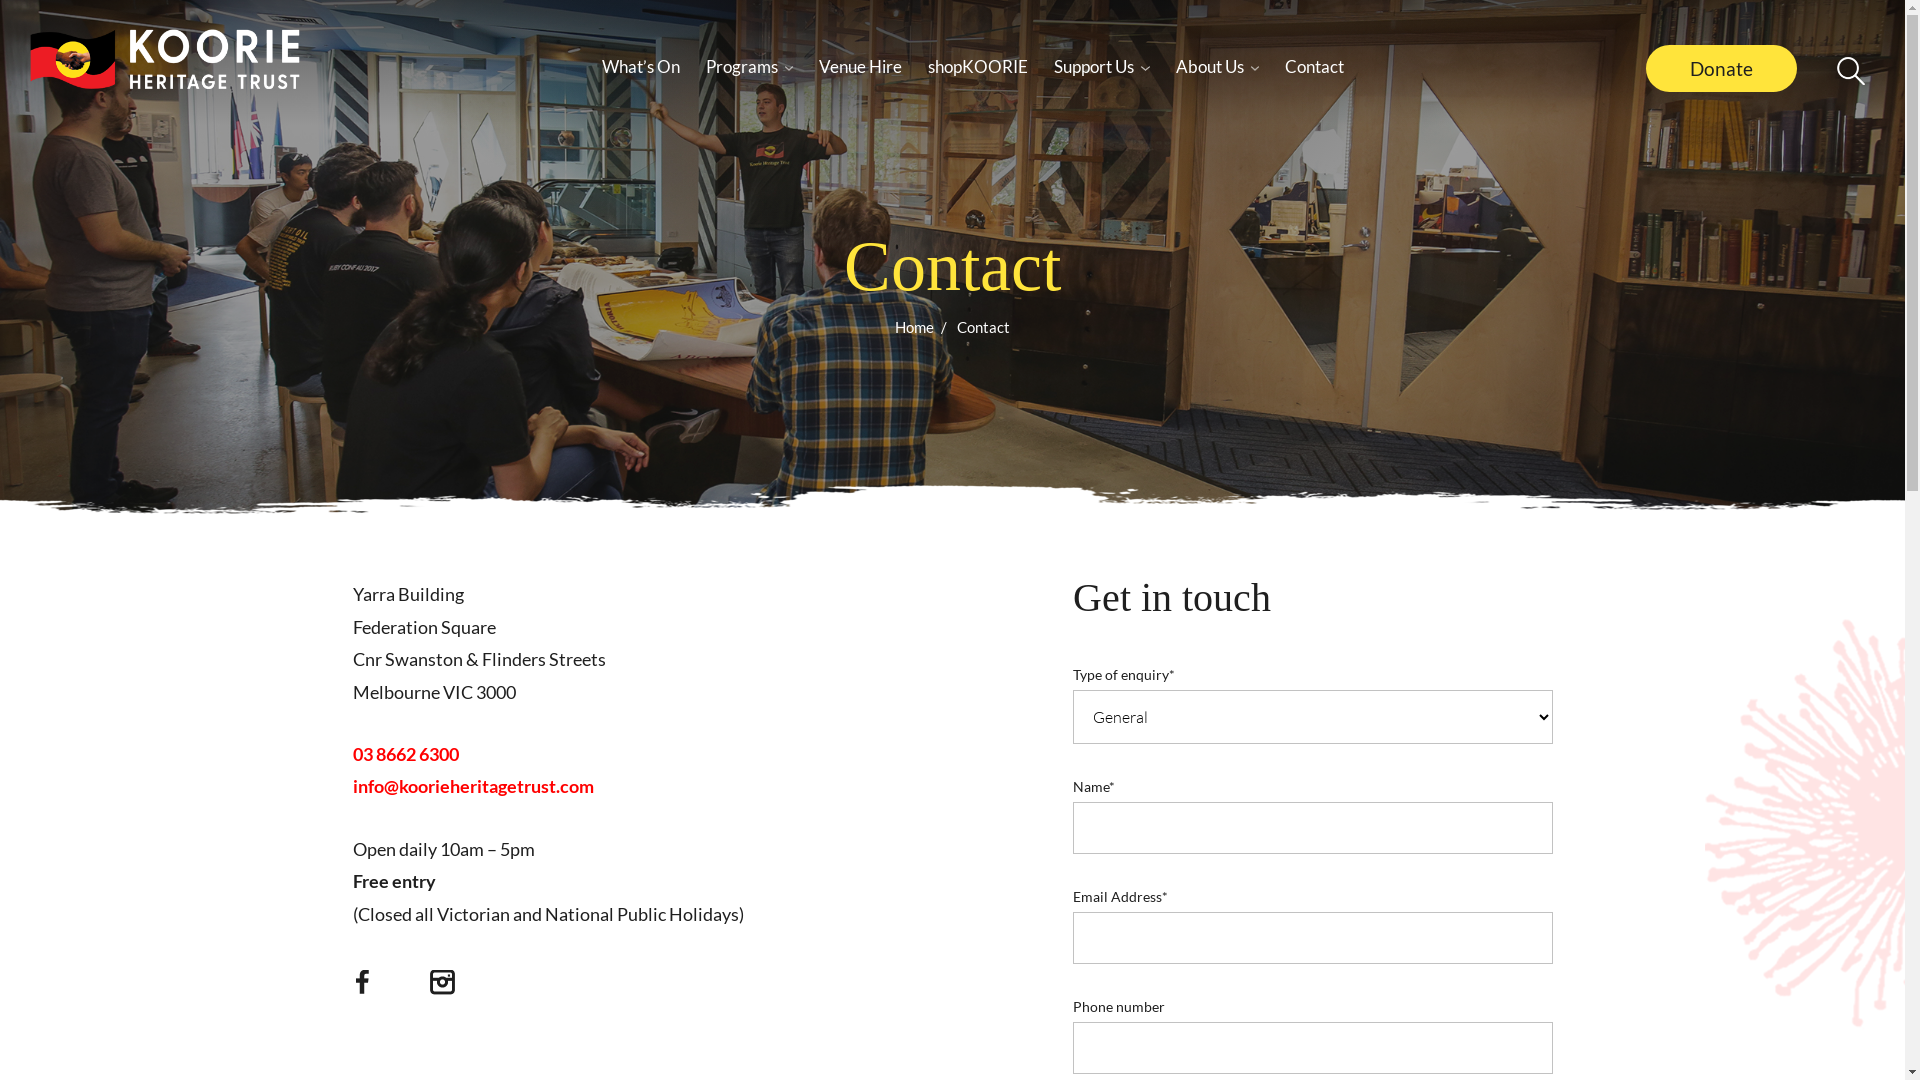 This screenshot has height=1080, width=1920. Describe the element at coordinates (362, 986) in the screenshot. I see `'Find us on Facebook'` at that location.